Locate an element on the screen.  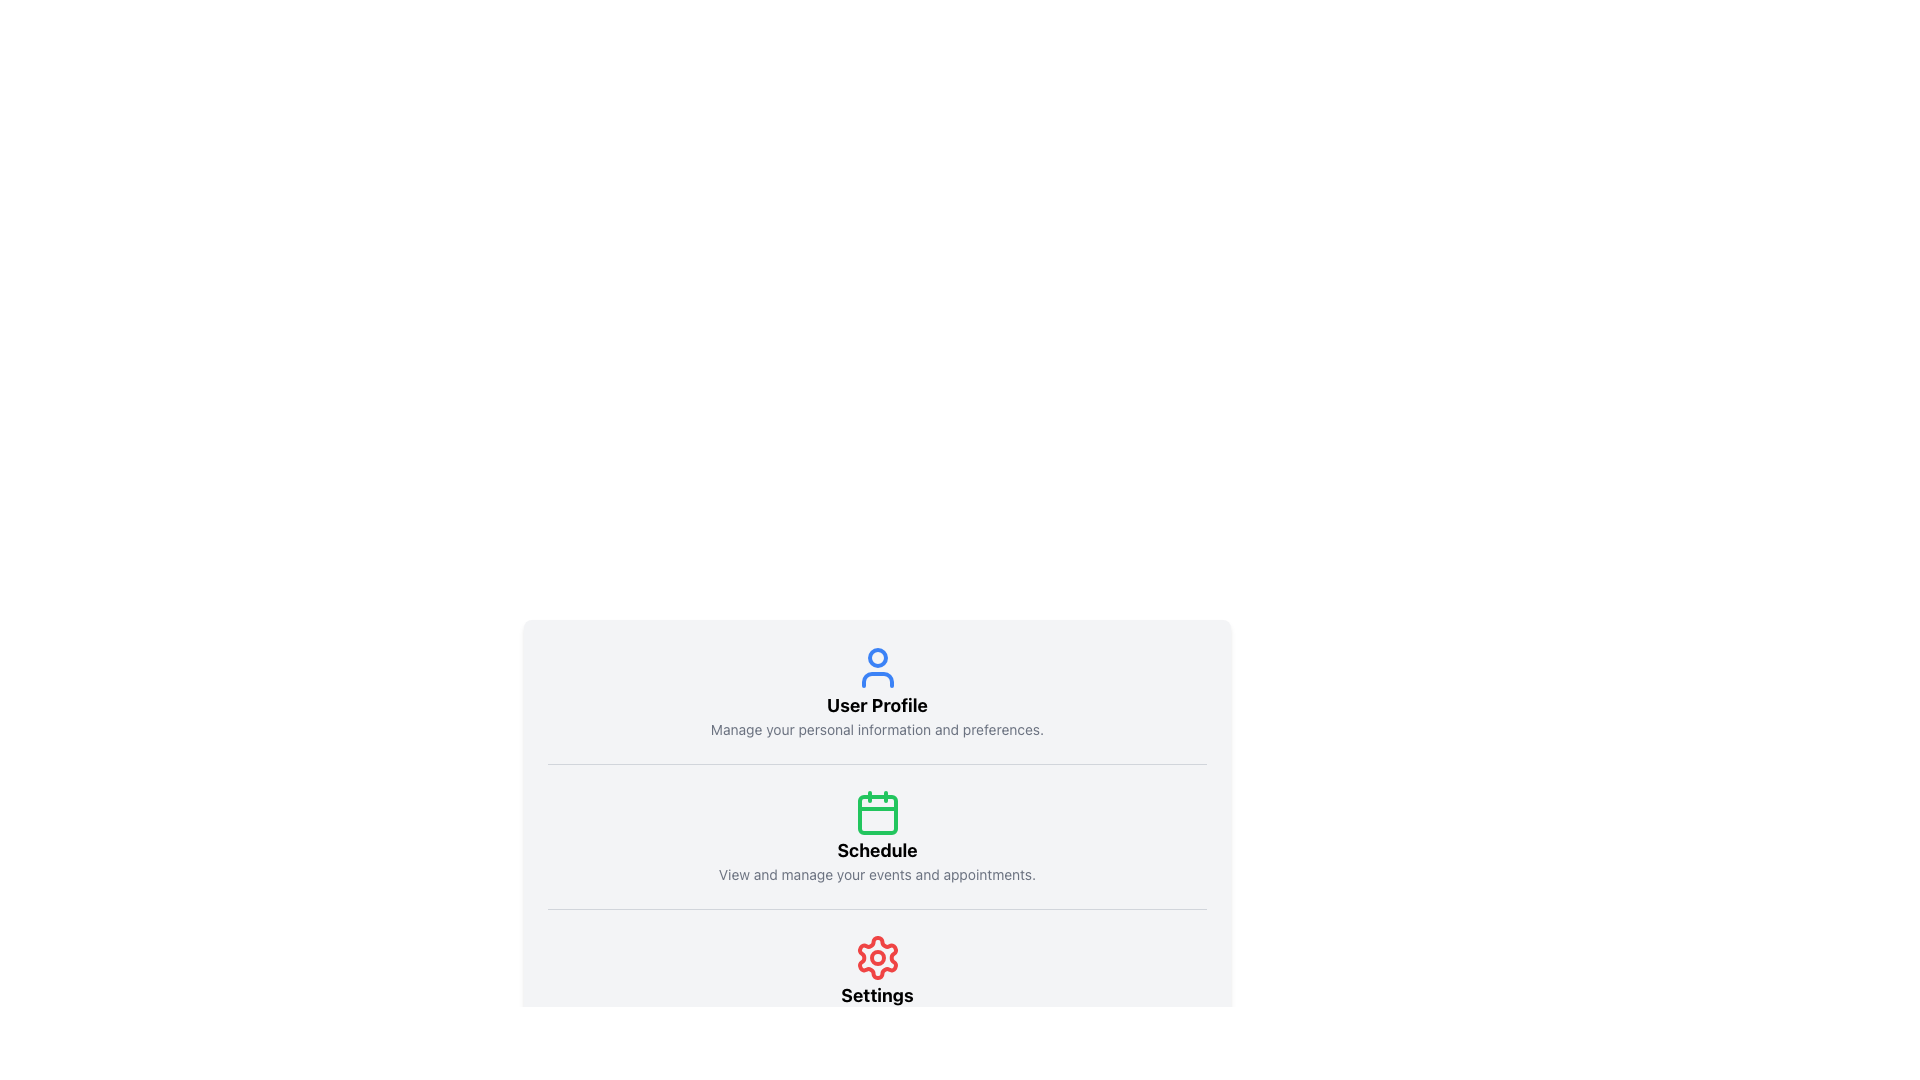
Section Header with Icon that guides users to manage their personal information and preferences, positioned above the 'Schedule' and 'Settings' sections is located at coordinates (877, 690).